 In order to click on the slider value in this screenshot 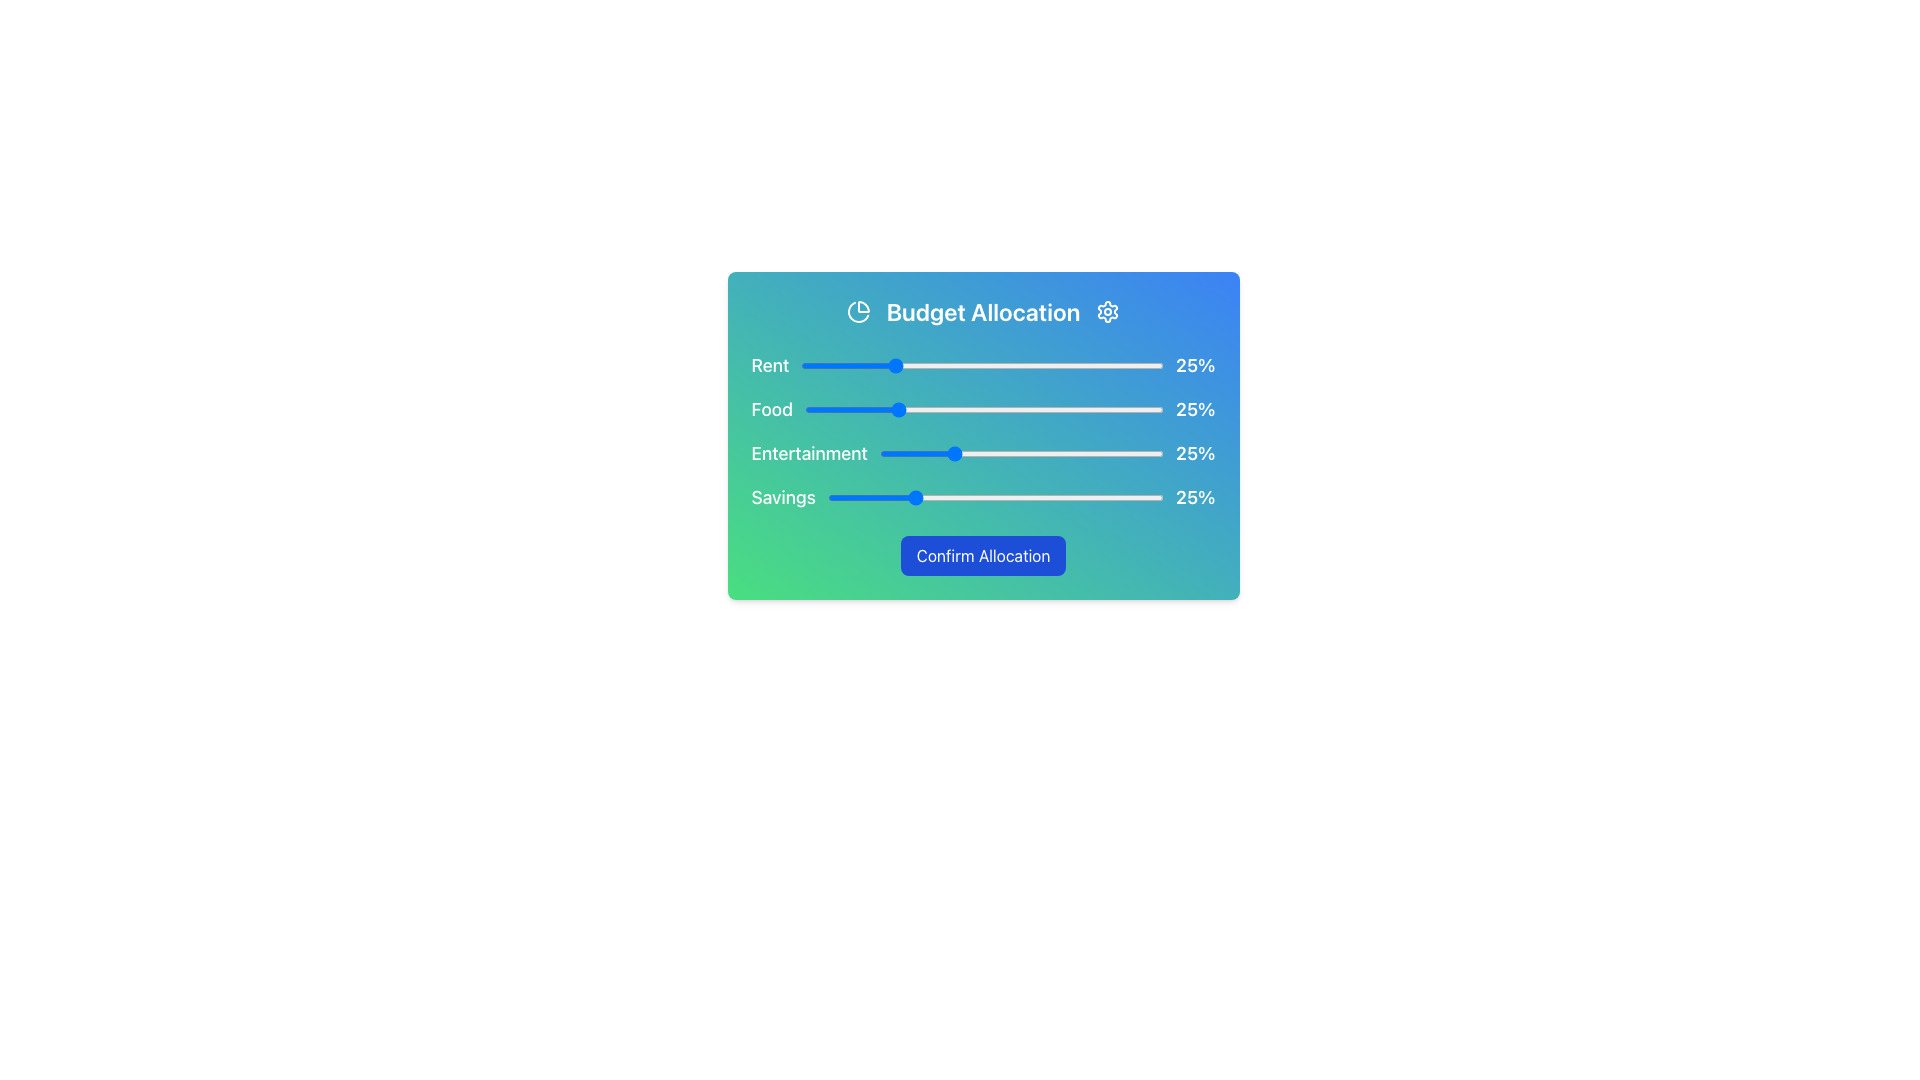, I will do `click(912, 366)`.